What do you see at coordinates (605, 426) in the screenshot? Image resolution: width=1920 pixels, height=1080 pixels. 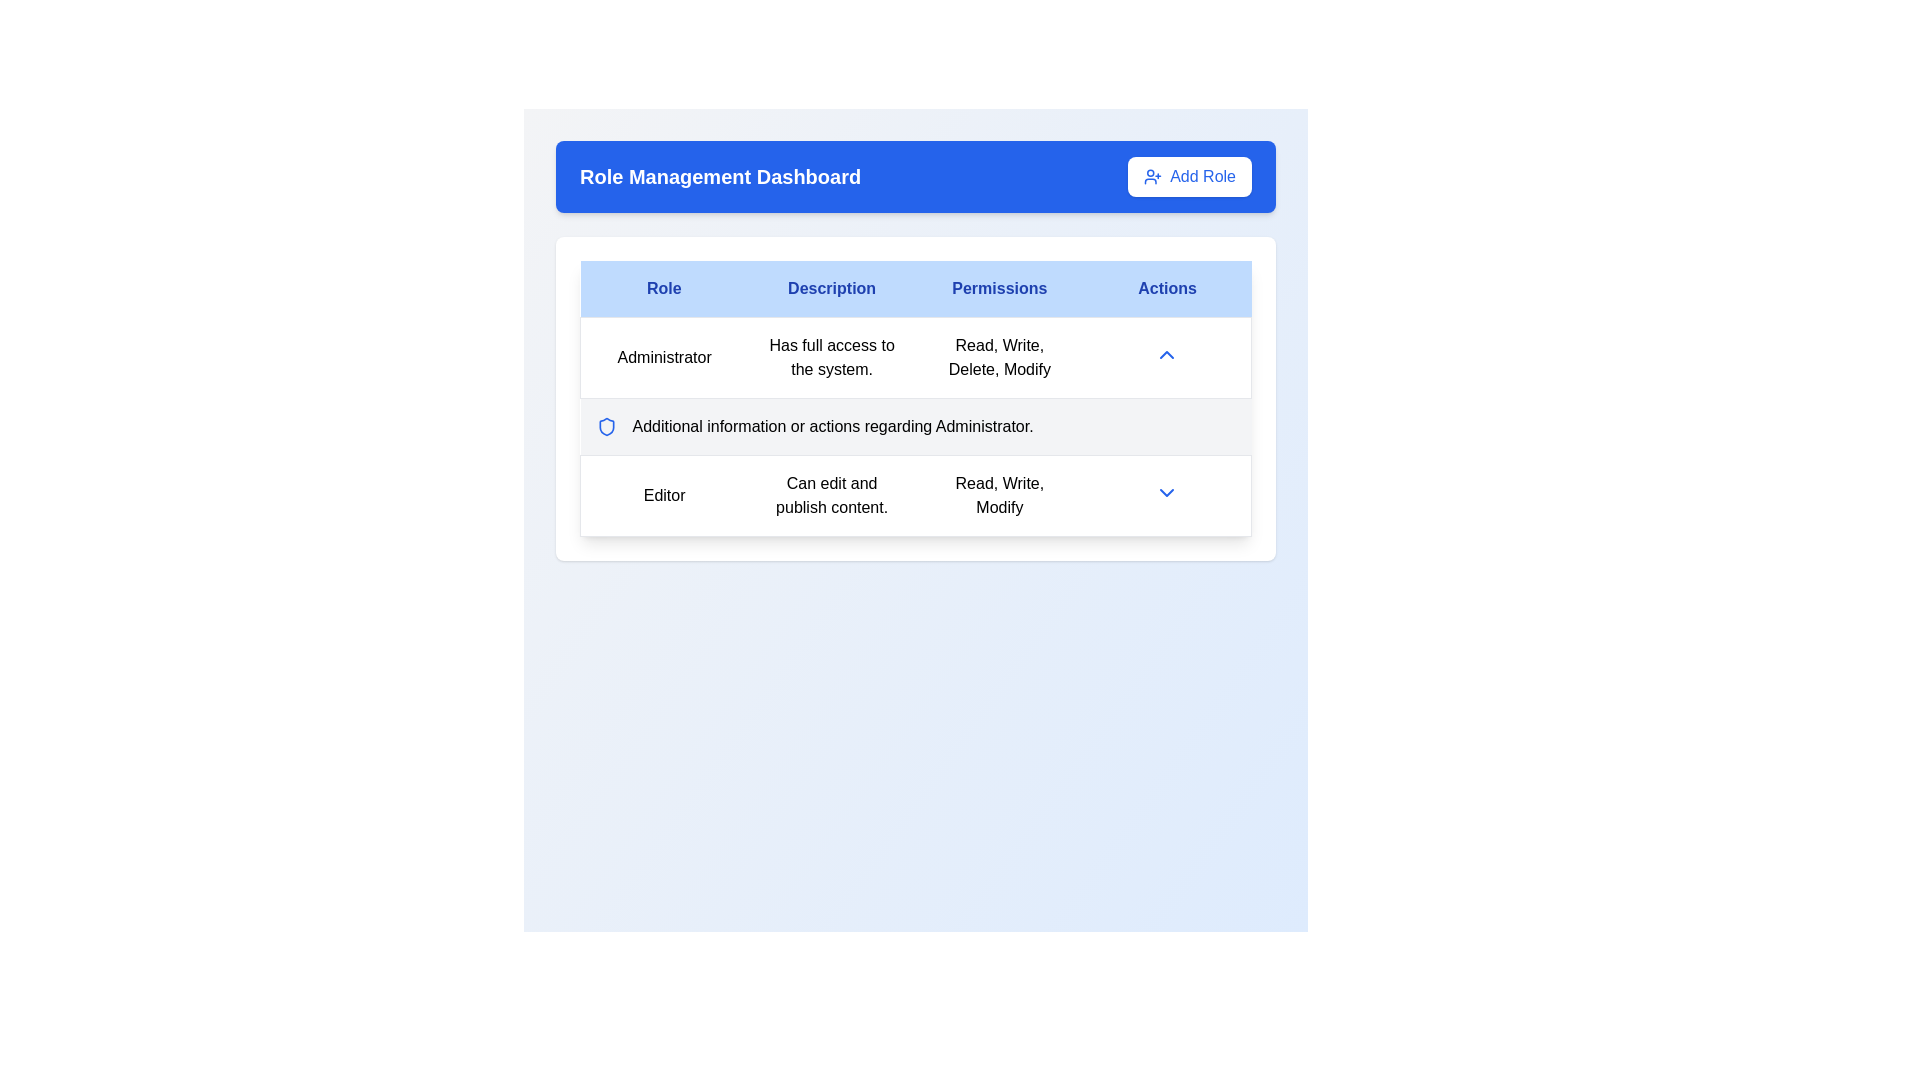 I see `the shield icon indicating security or protection, which is the first item in the row aligned with other similar icons next to the 'Additional information or actions regarding Administrator.' text` at bounding box center [605, 426].